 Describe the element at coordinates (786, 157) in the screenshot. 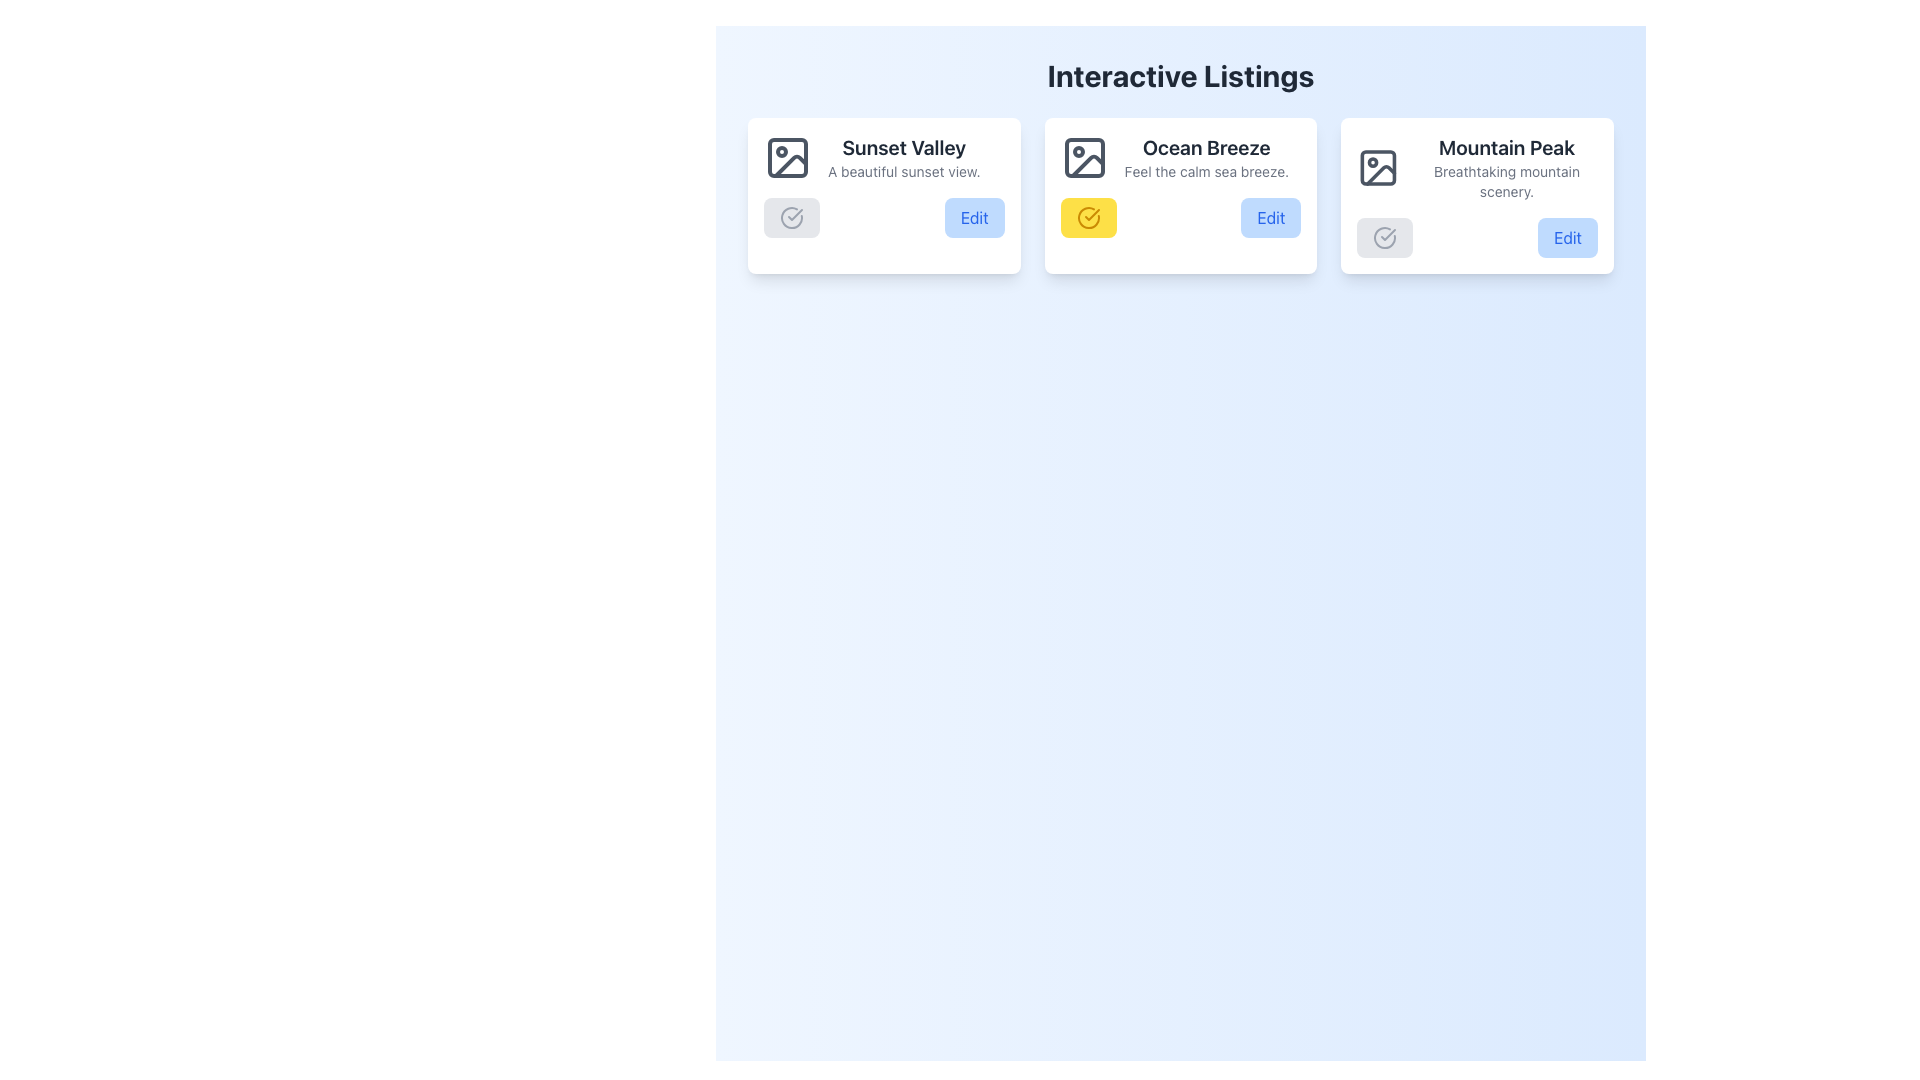

I see `the icon representing the 'Sunset Valley' listing card` at that location.